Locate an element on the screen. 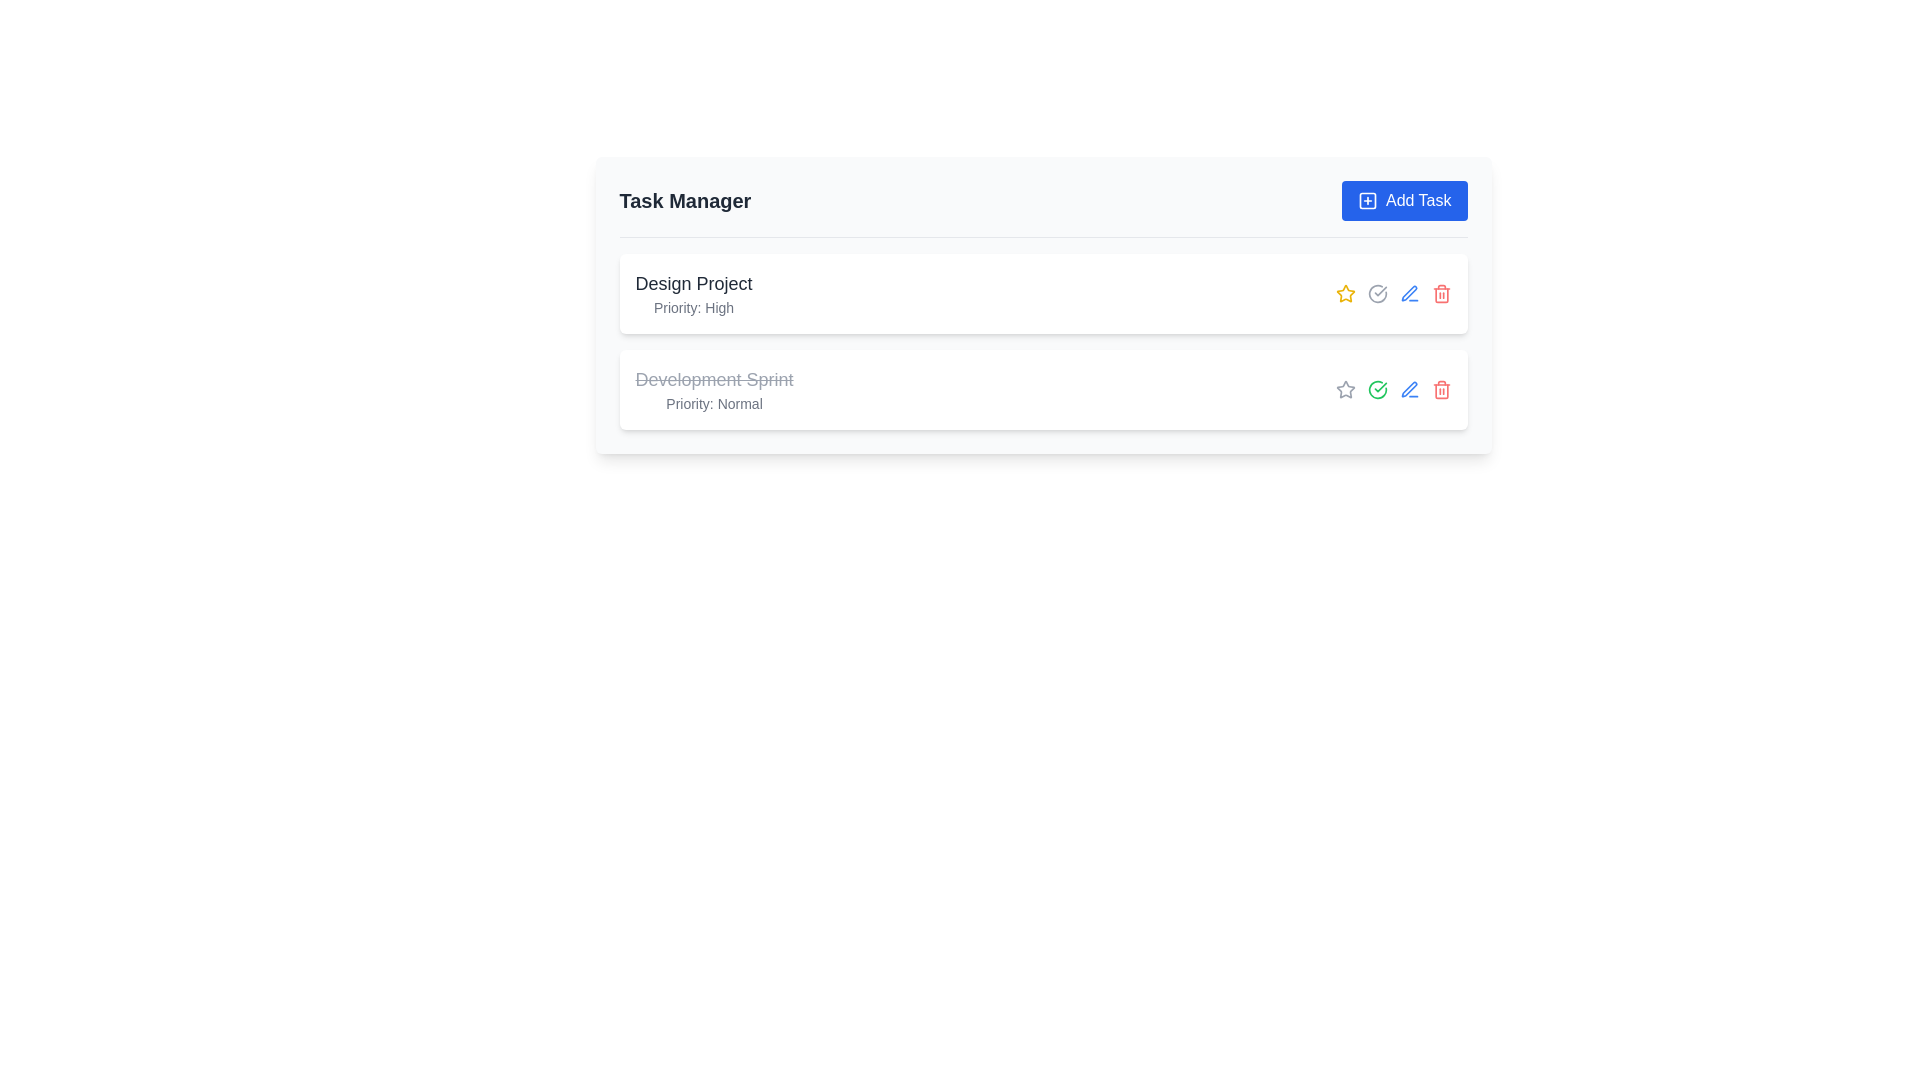  the delete button with an icon associated with a specific task to initiate the deletion of that task is located at coordinates (1441, 389).